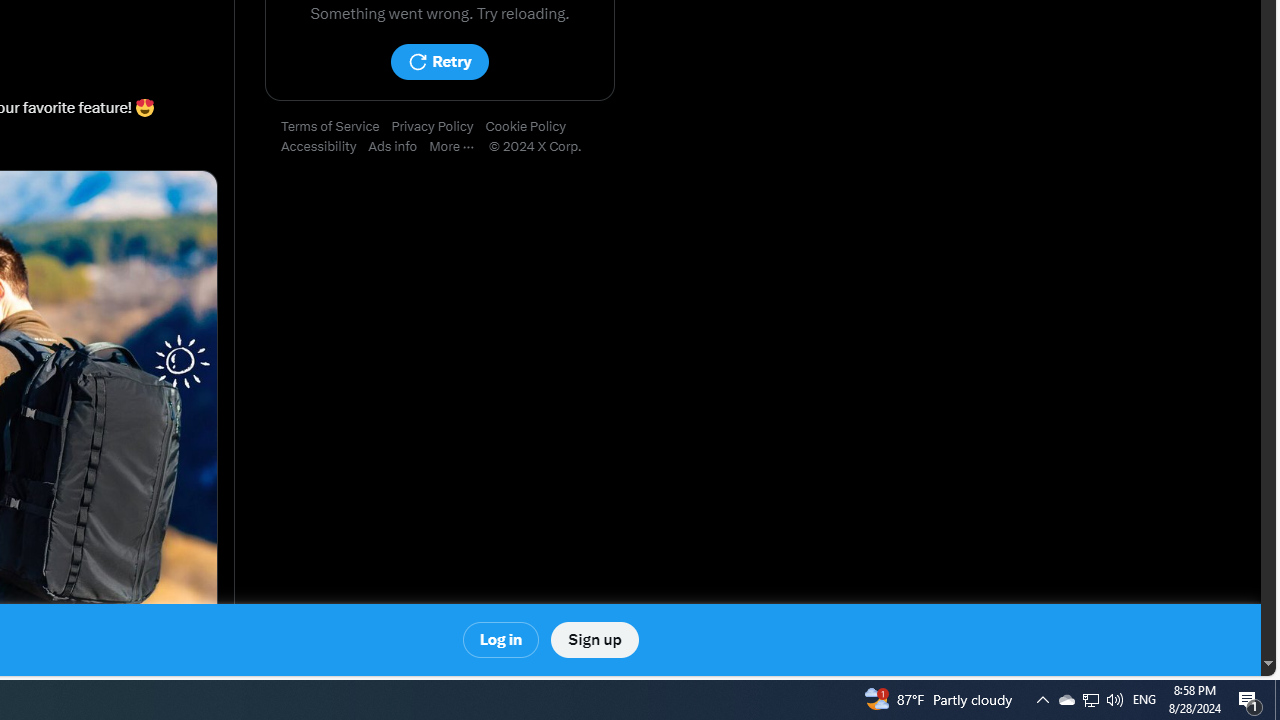  Describe the element at coordinates (399, 146) in the screenshot. I see `'Ads info'` at that location.